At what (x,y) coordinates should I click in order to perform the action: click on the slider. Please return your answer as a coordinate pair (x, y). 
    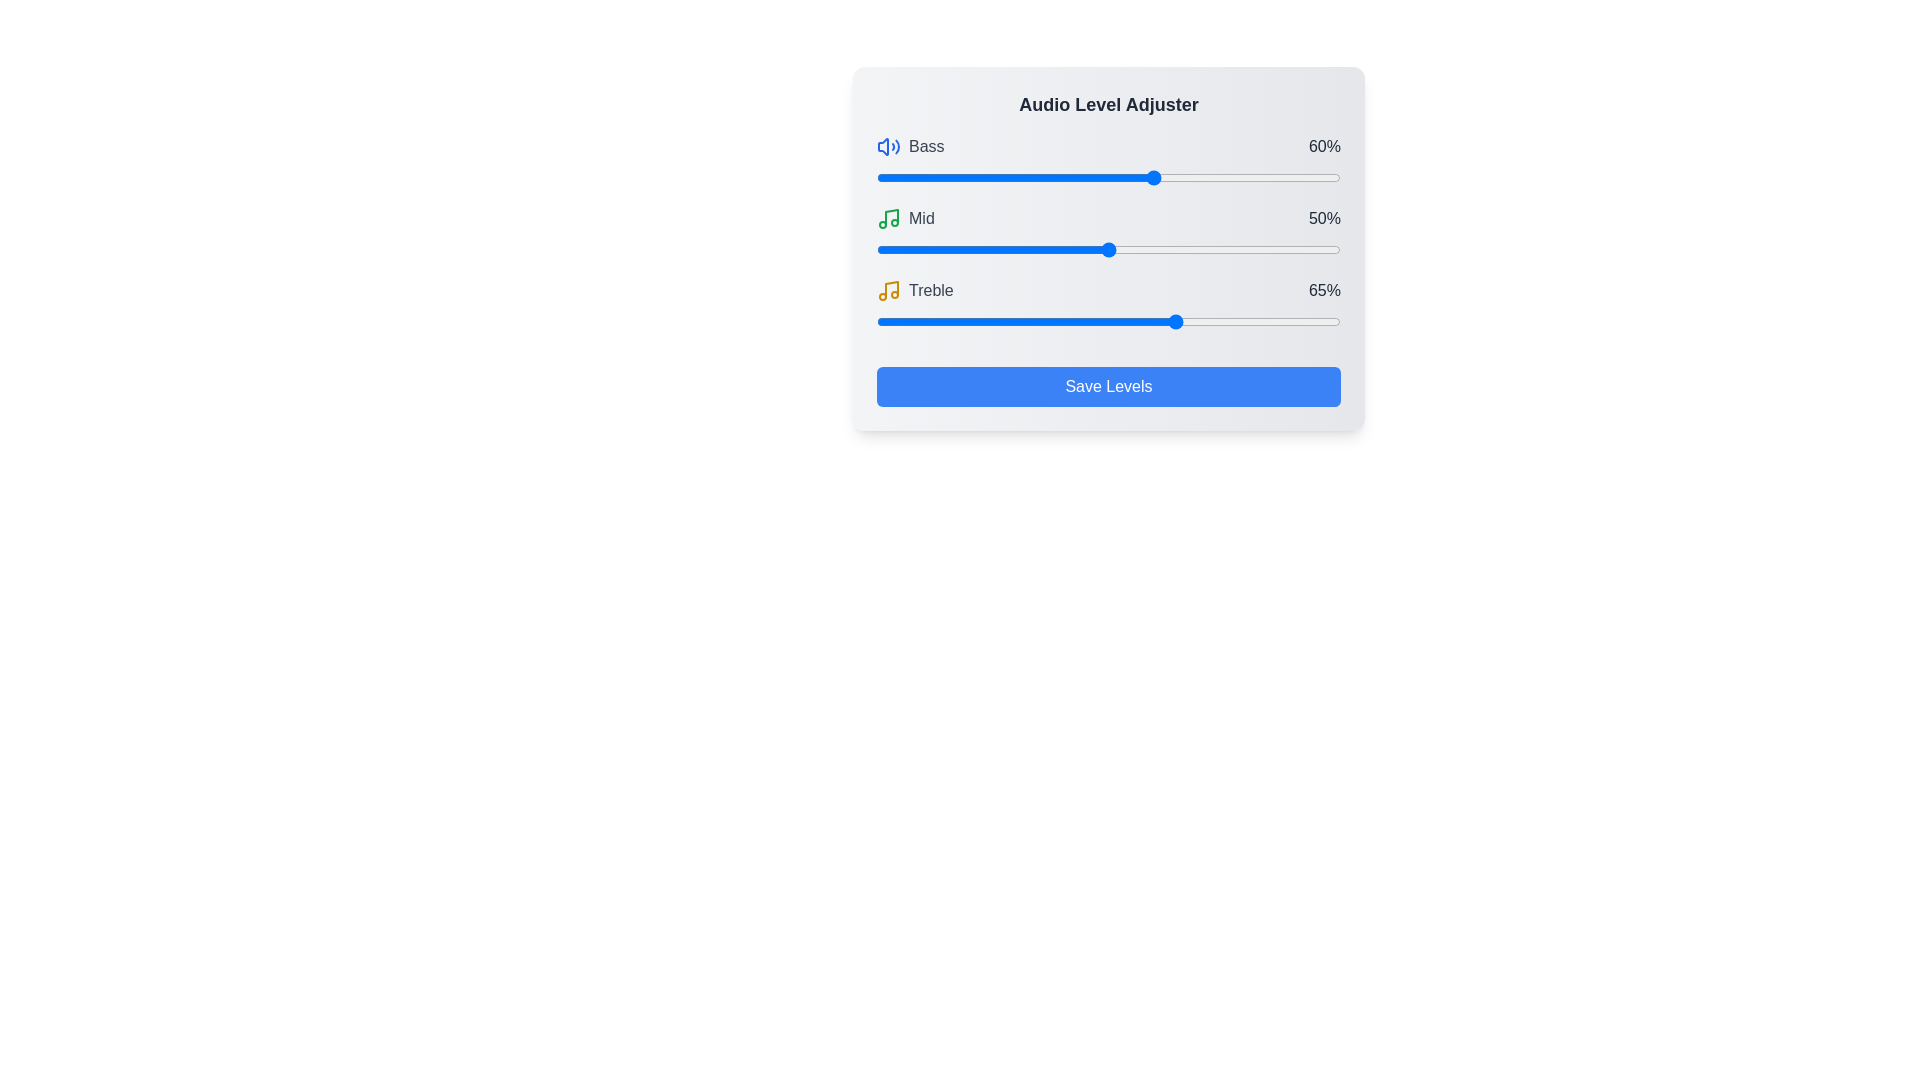
    Looking at the image, I should click on (1187, 320).